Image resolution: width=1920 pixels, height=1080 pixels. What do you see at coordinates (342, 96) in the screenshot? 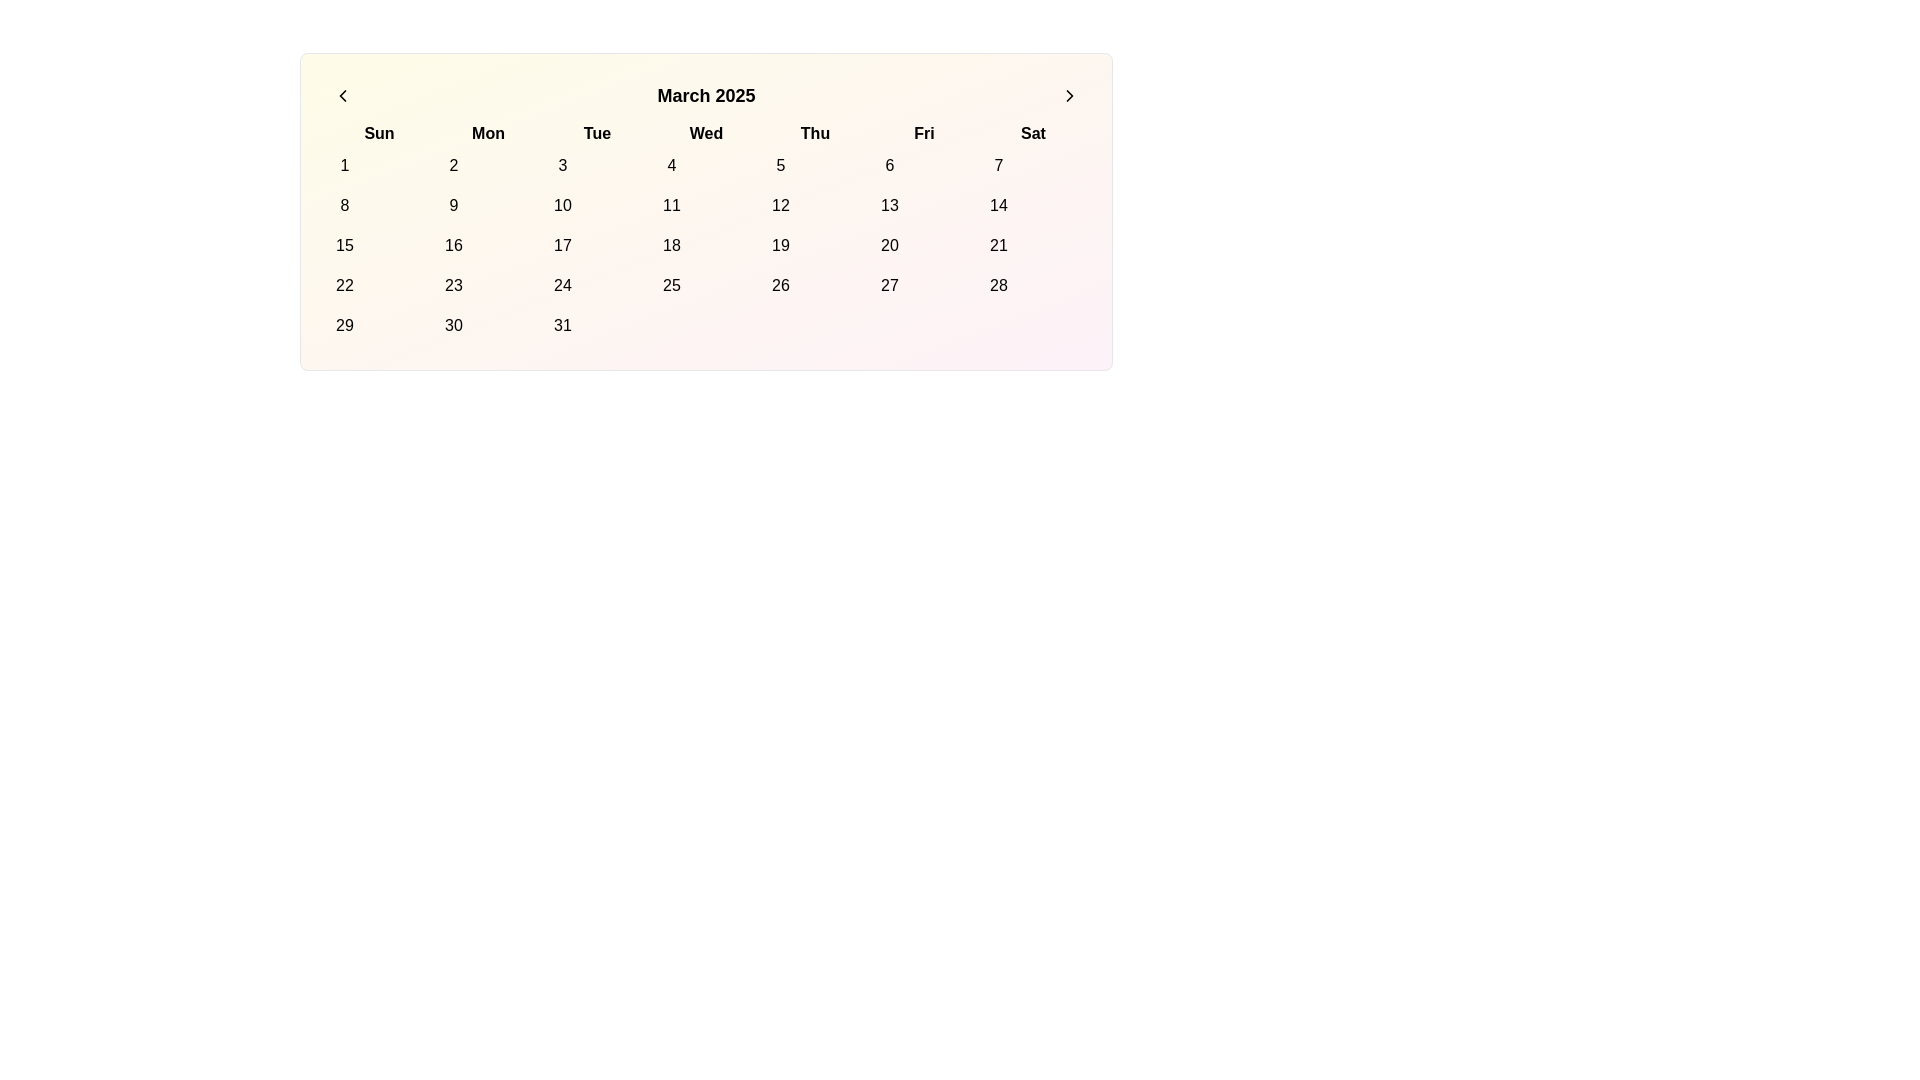
I see `the left navigation button for the calendar, located to the left of the 'March 2025' title` at bounding box center [342, 96].